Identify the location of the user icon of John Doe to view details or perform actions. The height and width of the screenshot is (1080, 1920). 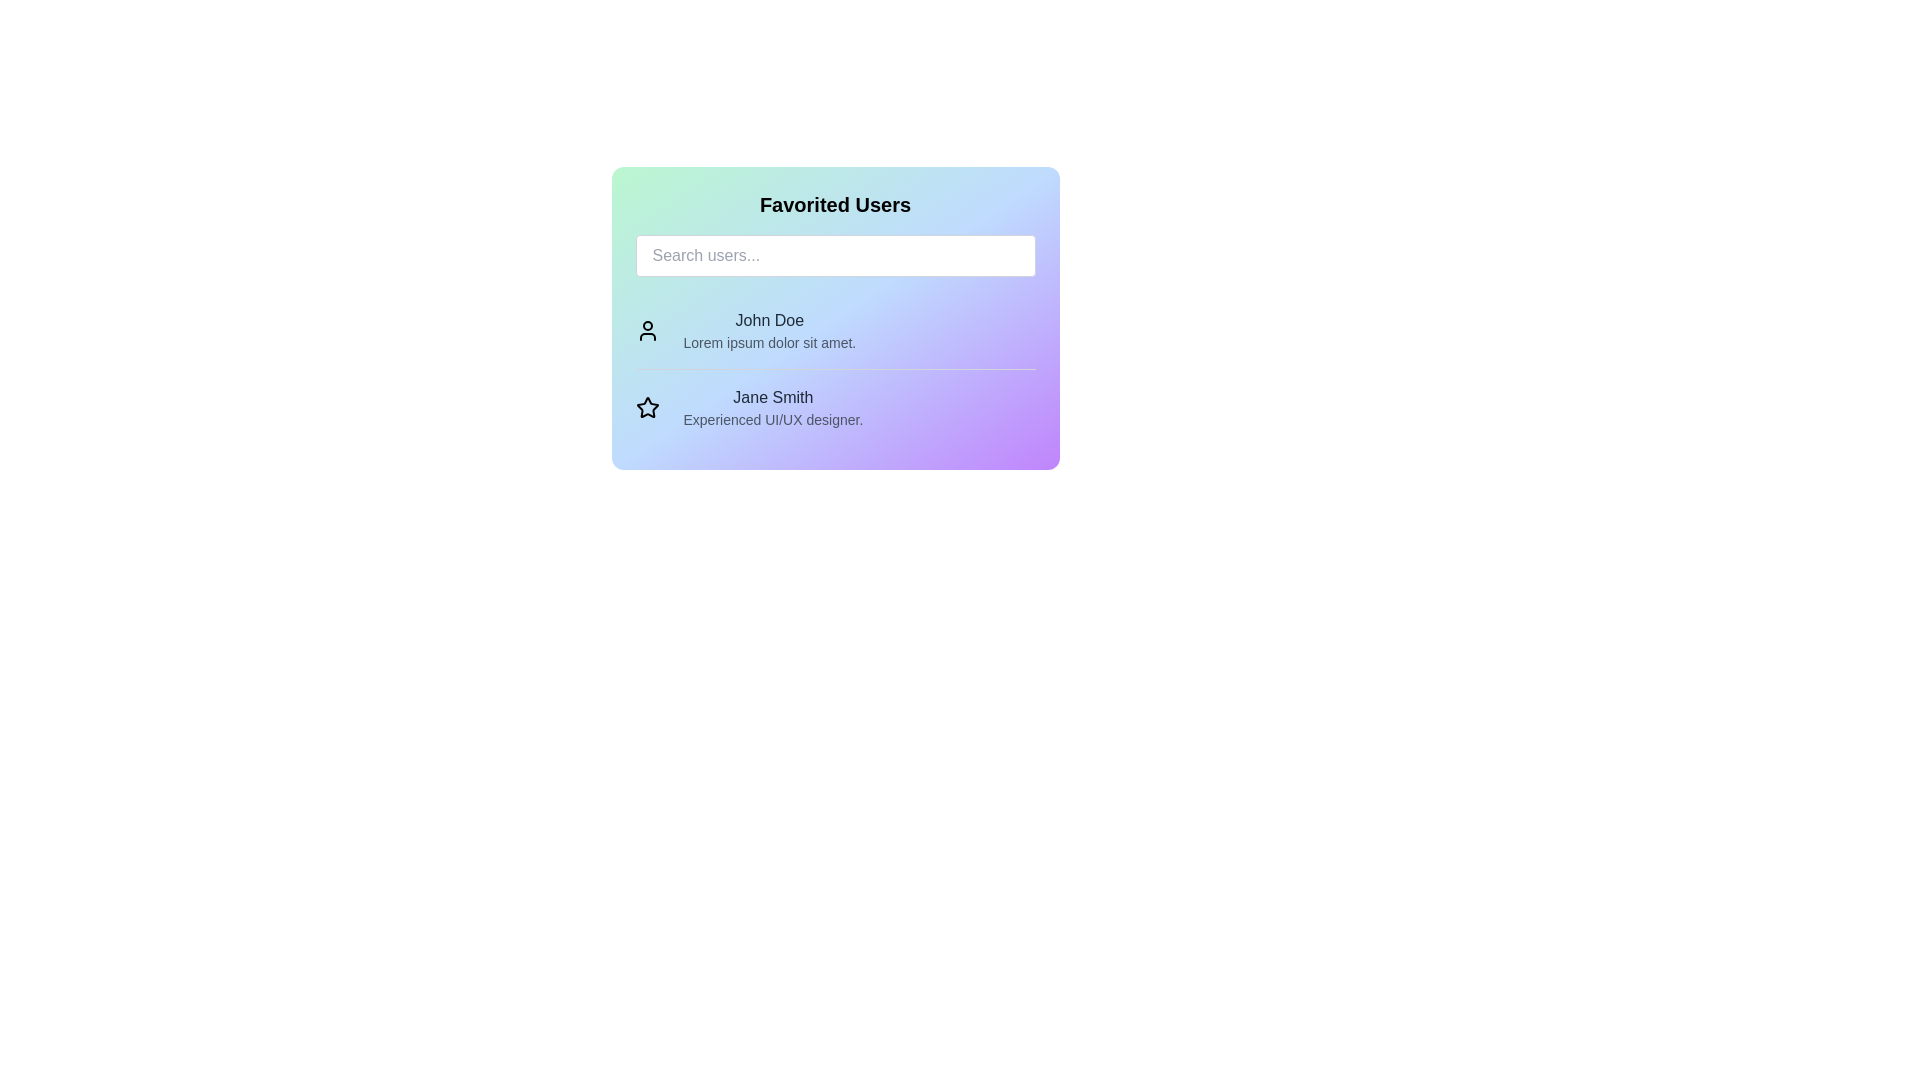
(647, 330).